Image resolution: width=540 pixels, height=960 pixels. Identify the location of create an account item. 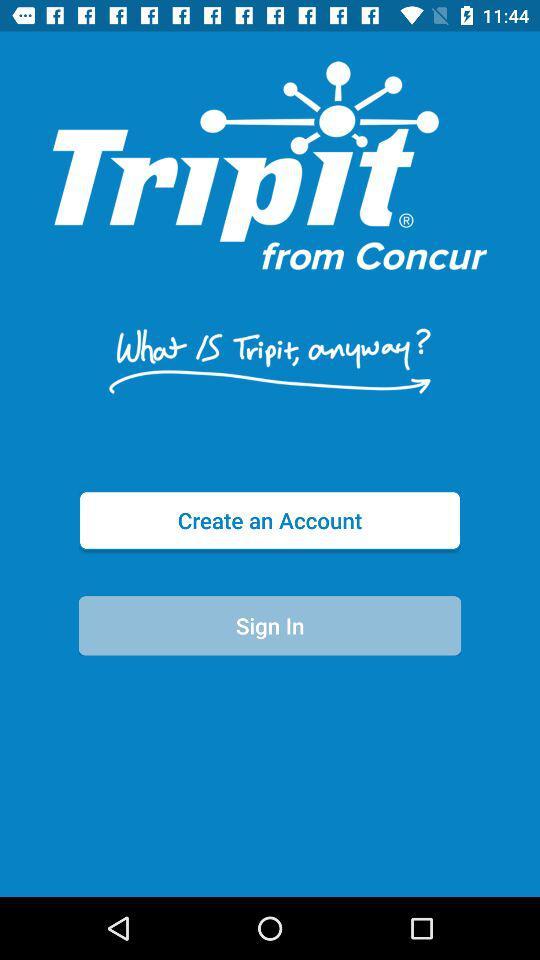
(270, 519).